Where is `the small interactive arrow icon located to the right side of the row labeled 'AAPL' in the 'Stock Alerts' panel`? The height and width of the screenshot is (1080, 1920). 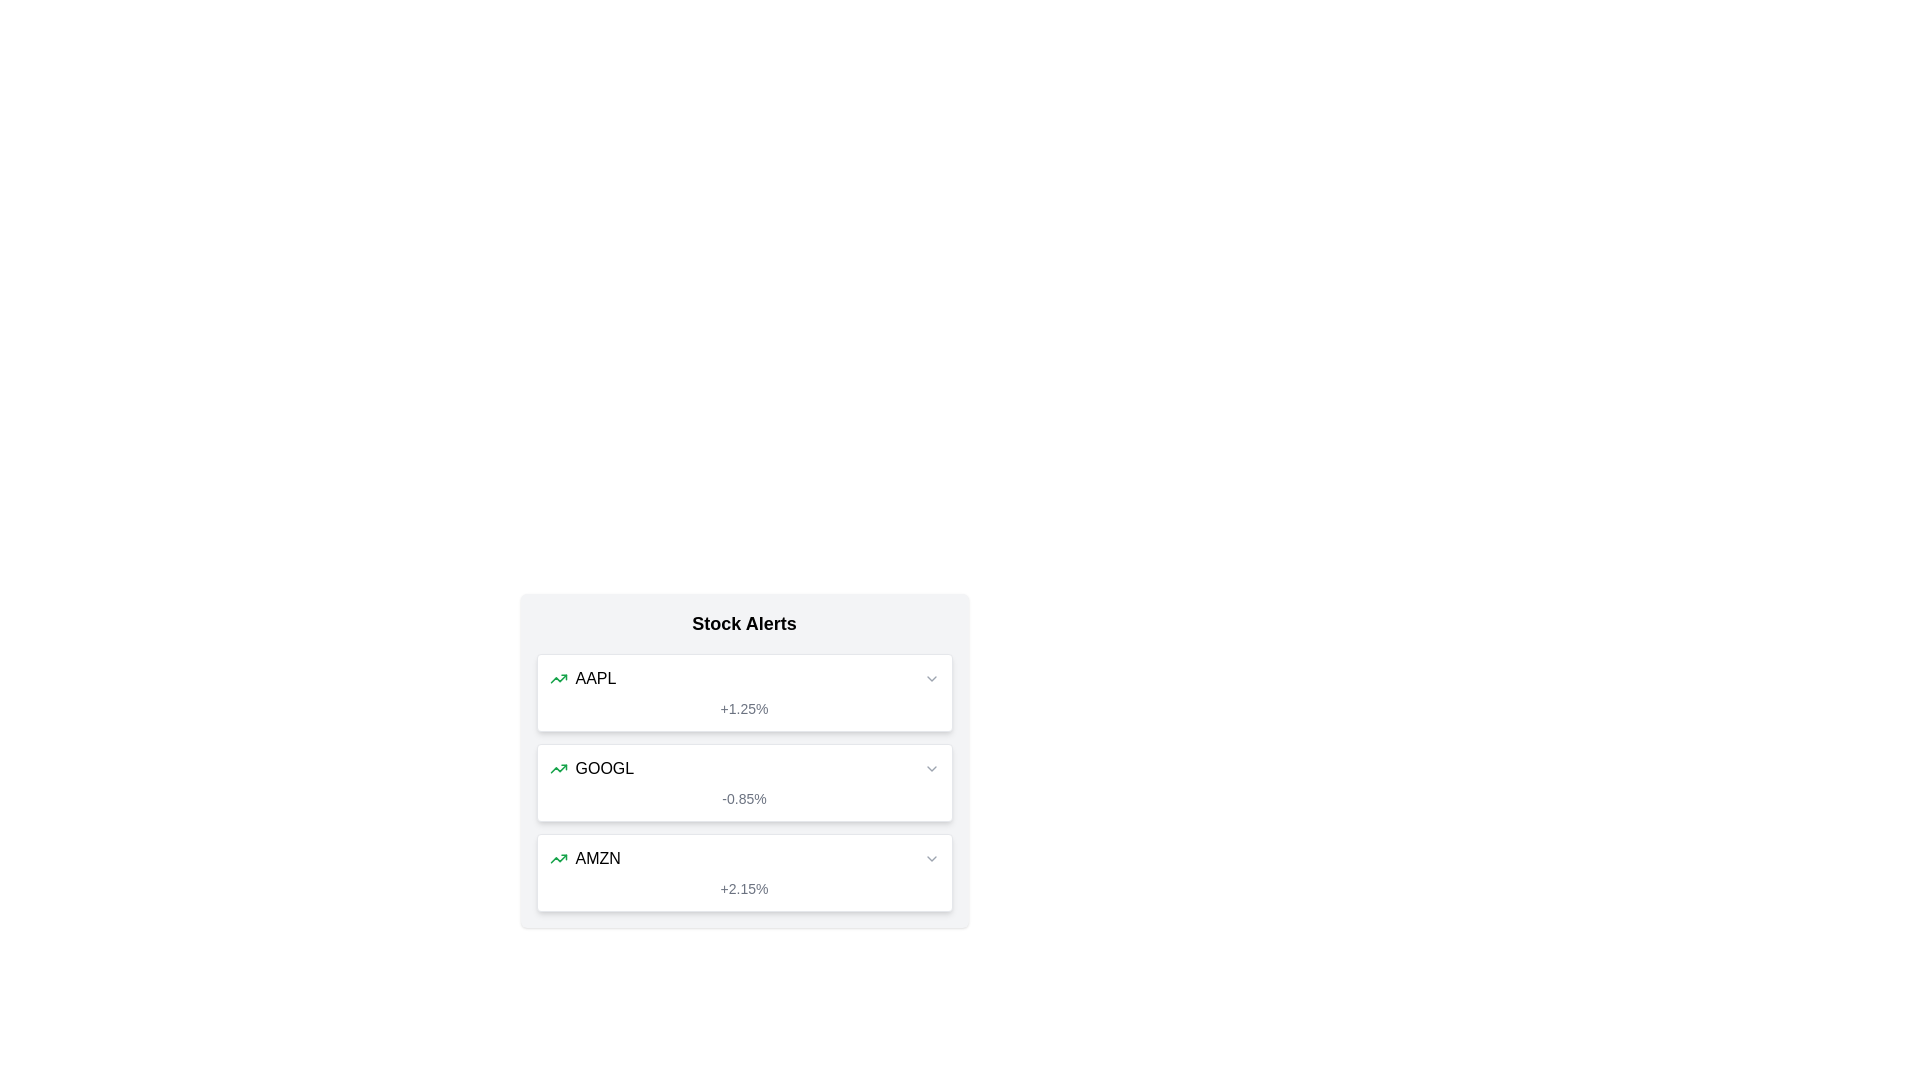
the small interactive arrow icon located to the right side of the row labeled 'AAPL' in the 'Stock Alerts' panel is located at coordinates (930, 677).